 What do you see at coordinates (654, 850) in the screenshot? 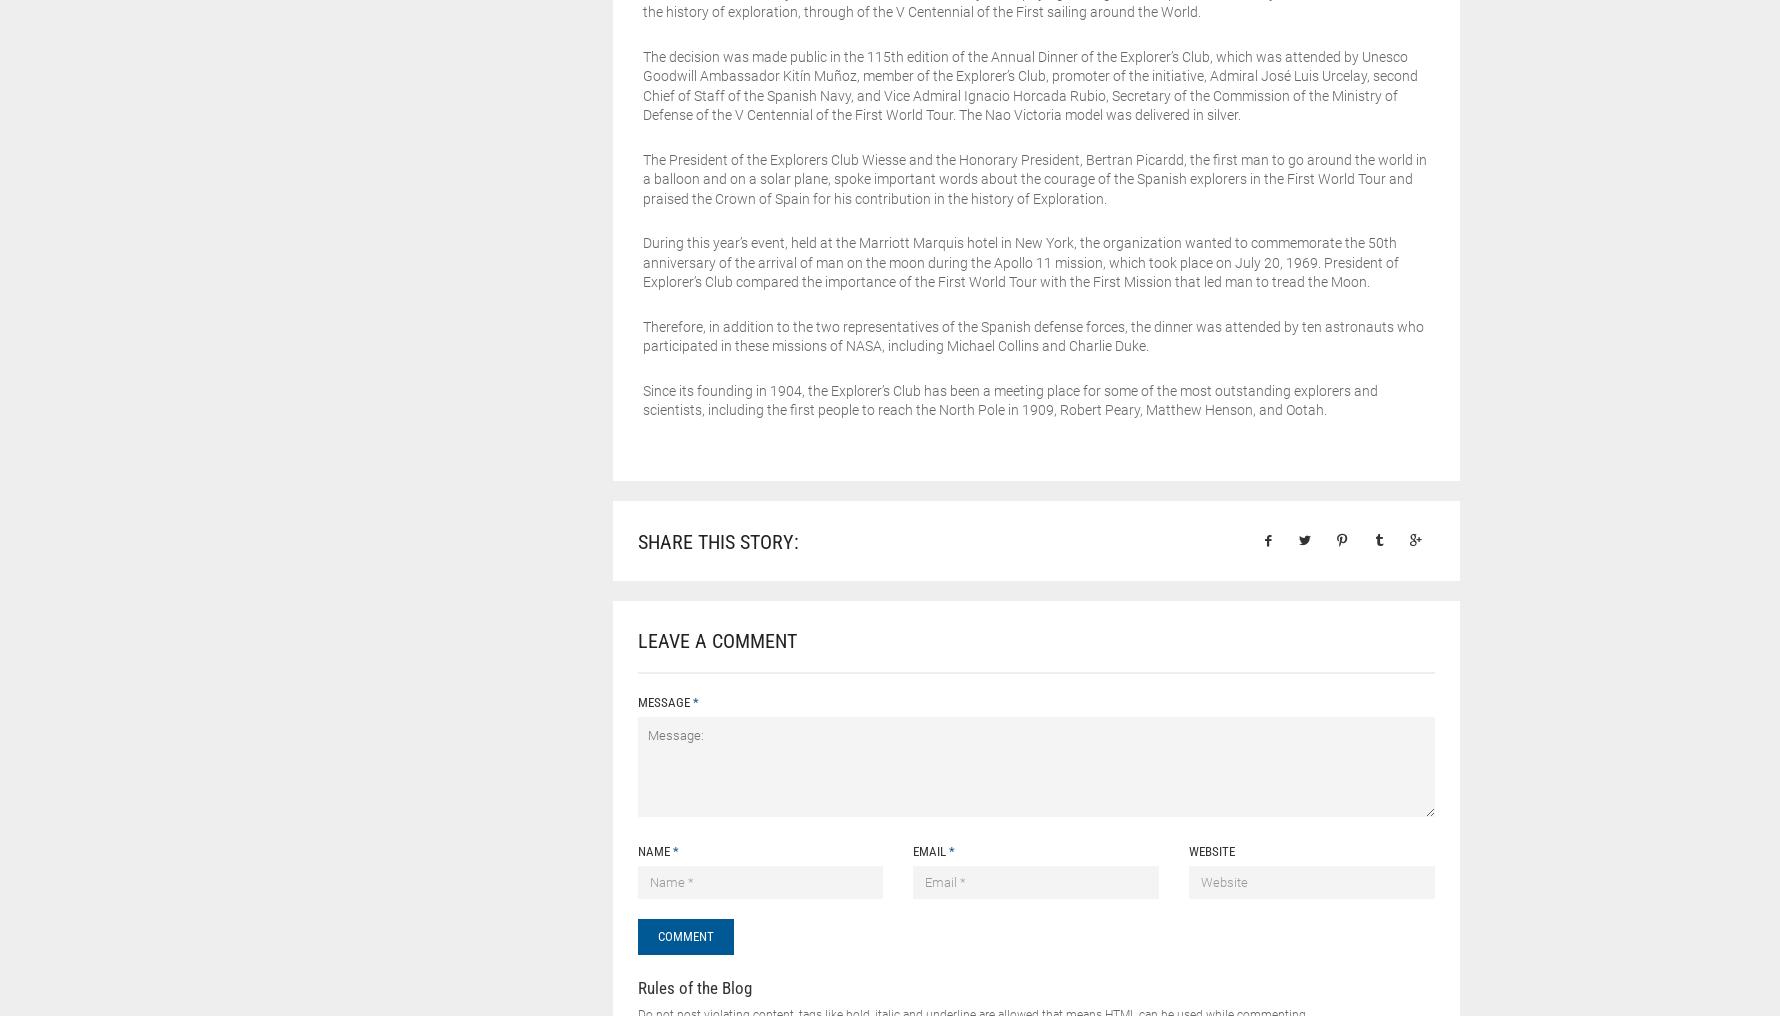
I see `'Name'` at bounding box center [654, 850].